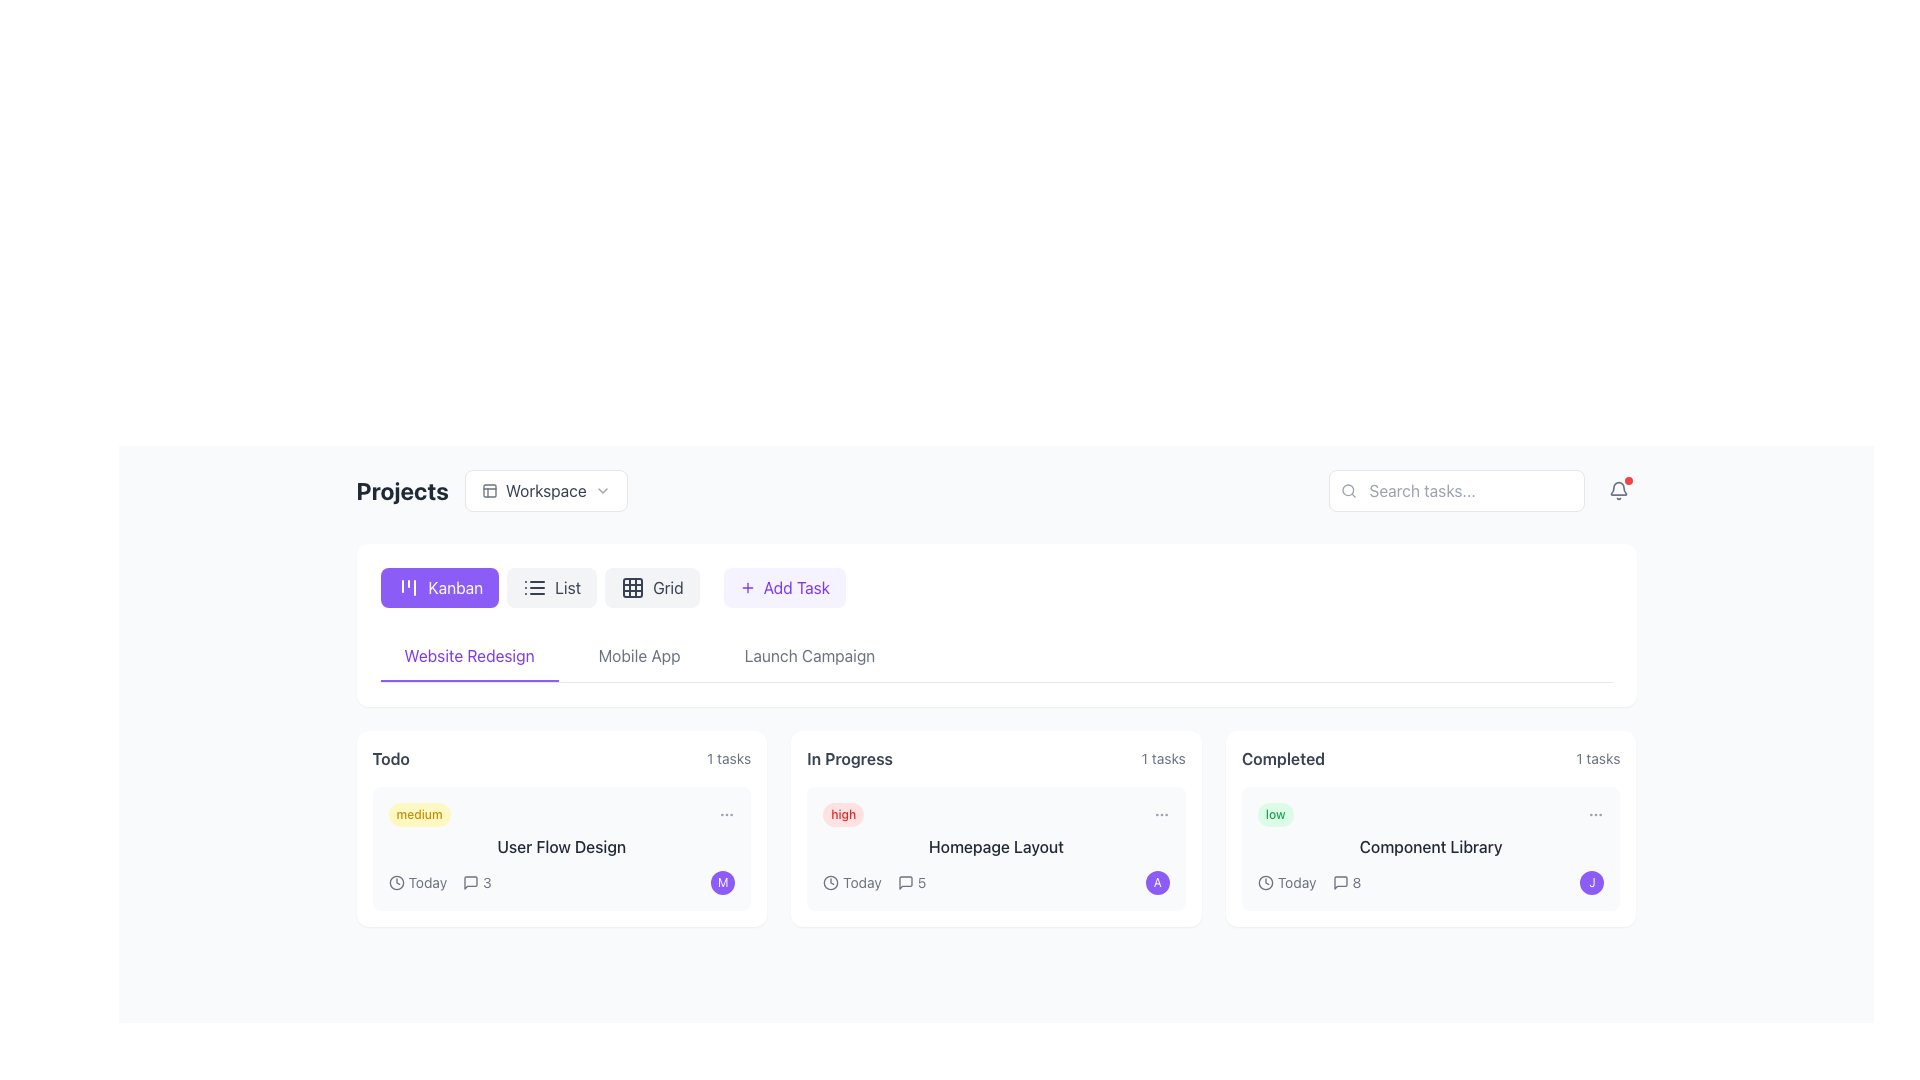 The image size is (1920, 1080). What do you see at coordinates (652, 586) in the screenshot?
I see `the 'Grid' button, which is the third button in a horizontal group of three buttons` at bounding box center [652, 586].